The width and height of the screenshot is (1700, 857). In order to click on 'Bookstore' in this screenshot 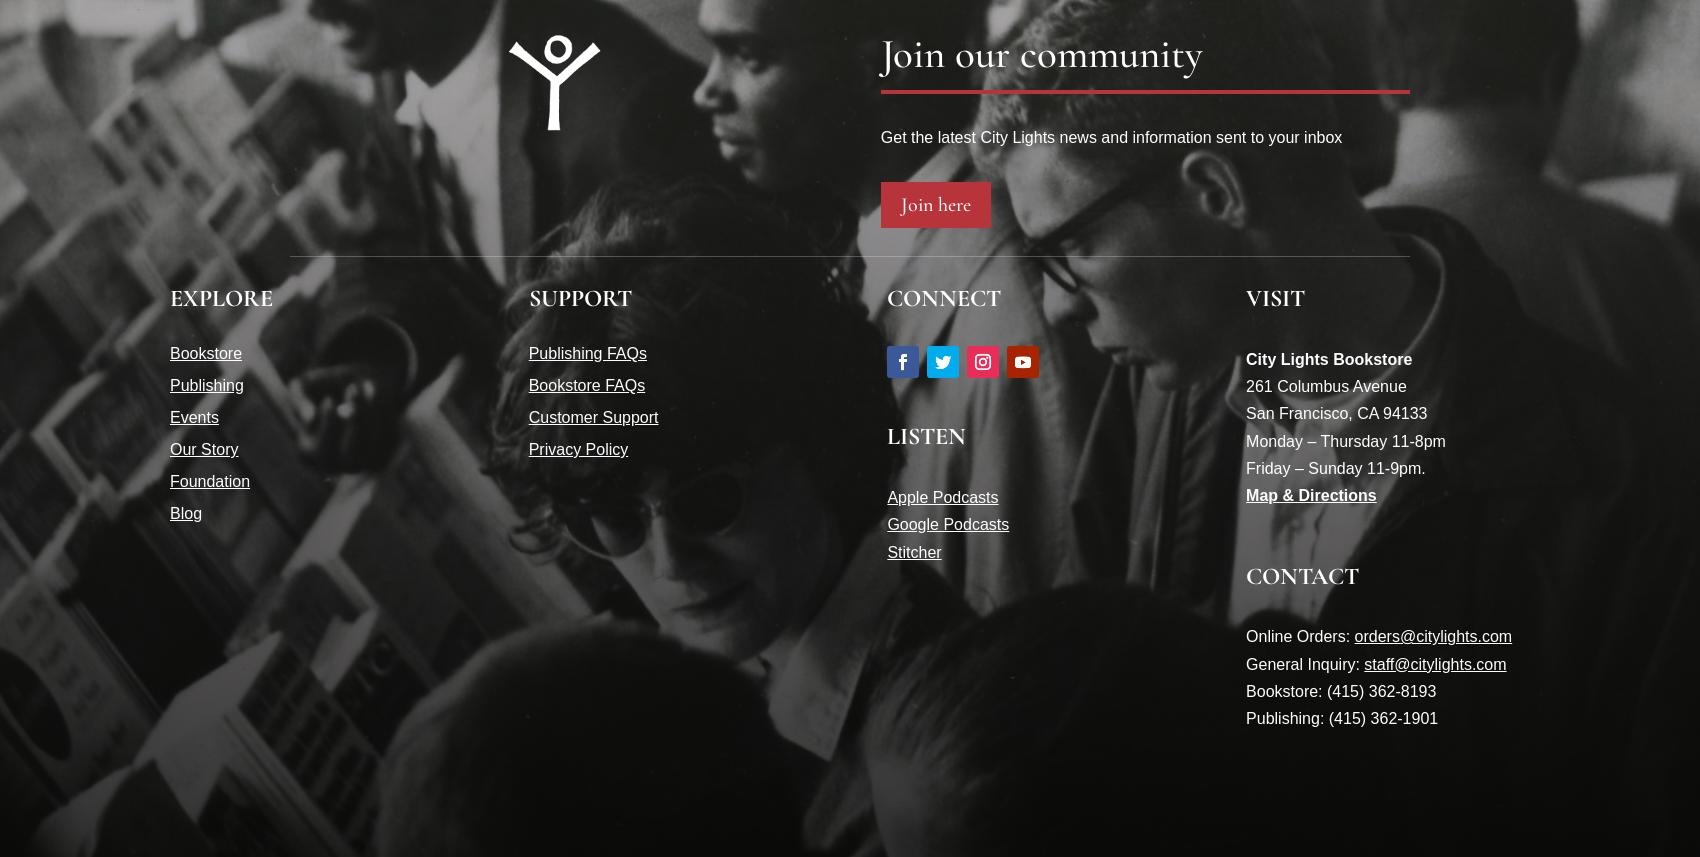, I will do `click(205, 352)`.